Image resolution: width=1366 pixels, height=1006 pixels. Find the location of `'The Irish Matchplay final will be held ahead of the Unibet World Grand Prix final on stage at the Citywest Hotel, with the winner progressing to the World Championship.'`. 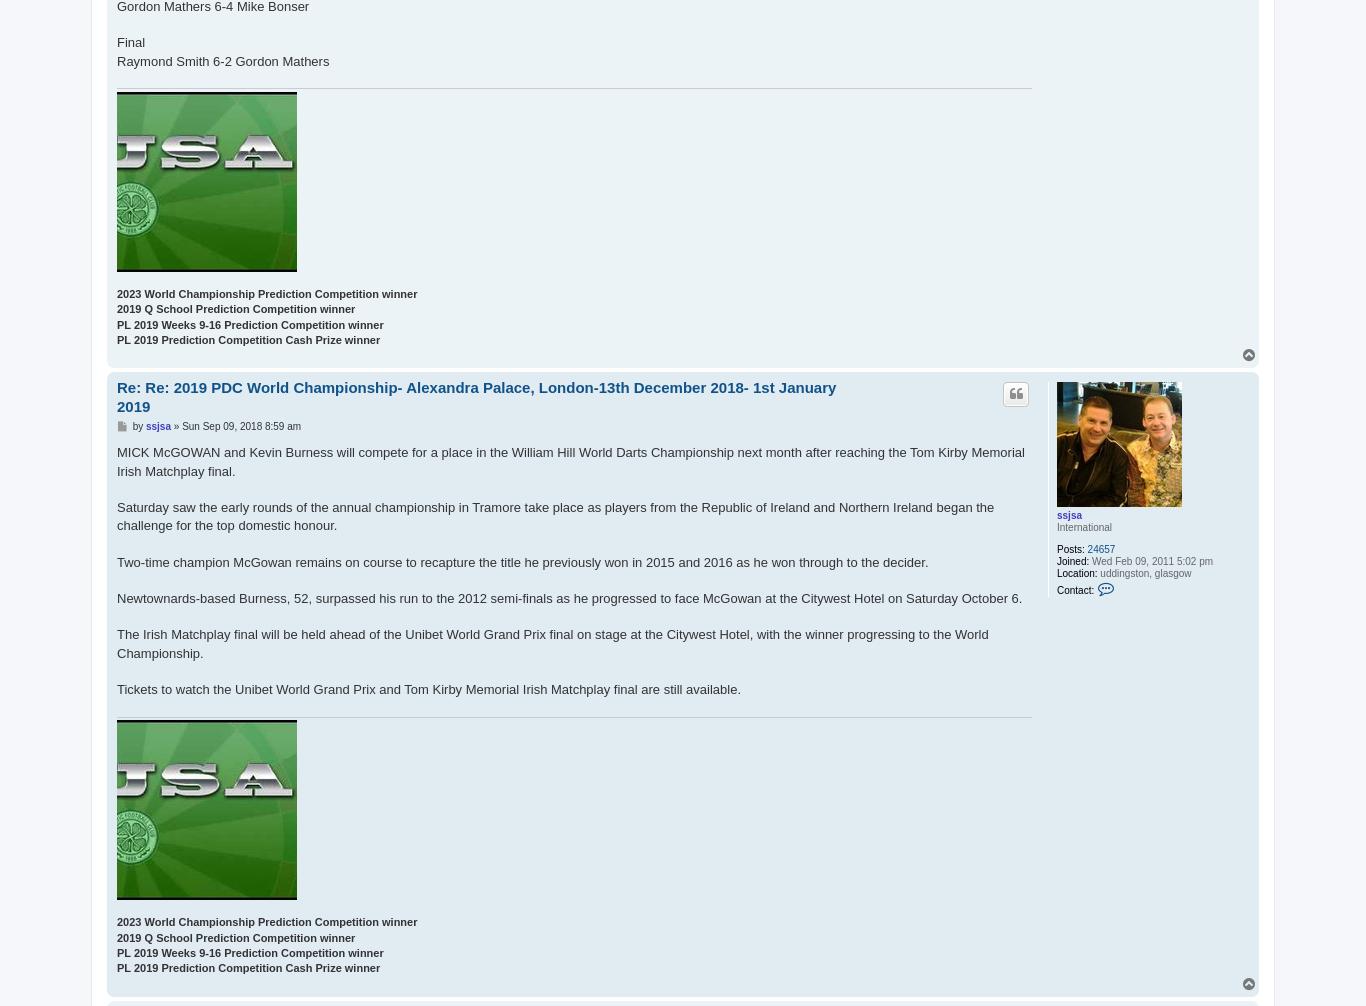

'The Irish Matchplay final will be held ahead of the Unibet World Grand Prix final on stage at the Citywest Hotel, with the winner progressing to the World Championship.' is located at coordinates (552, 643).